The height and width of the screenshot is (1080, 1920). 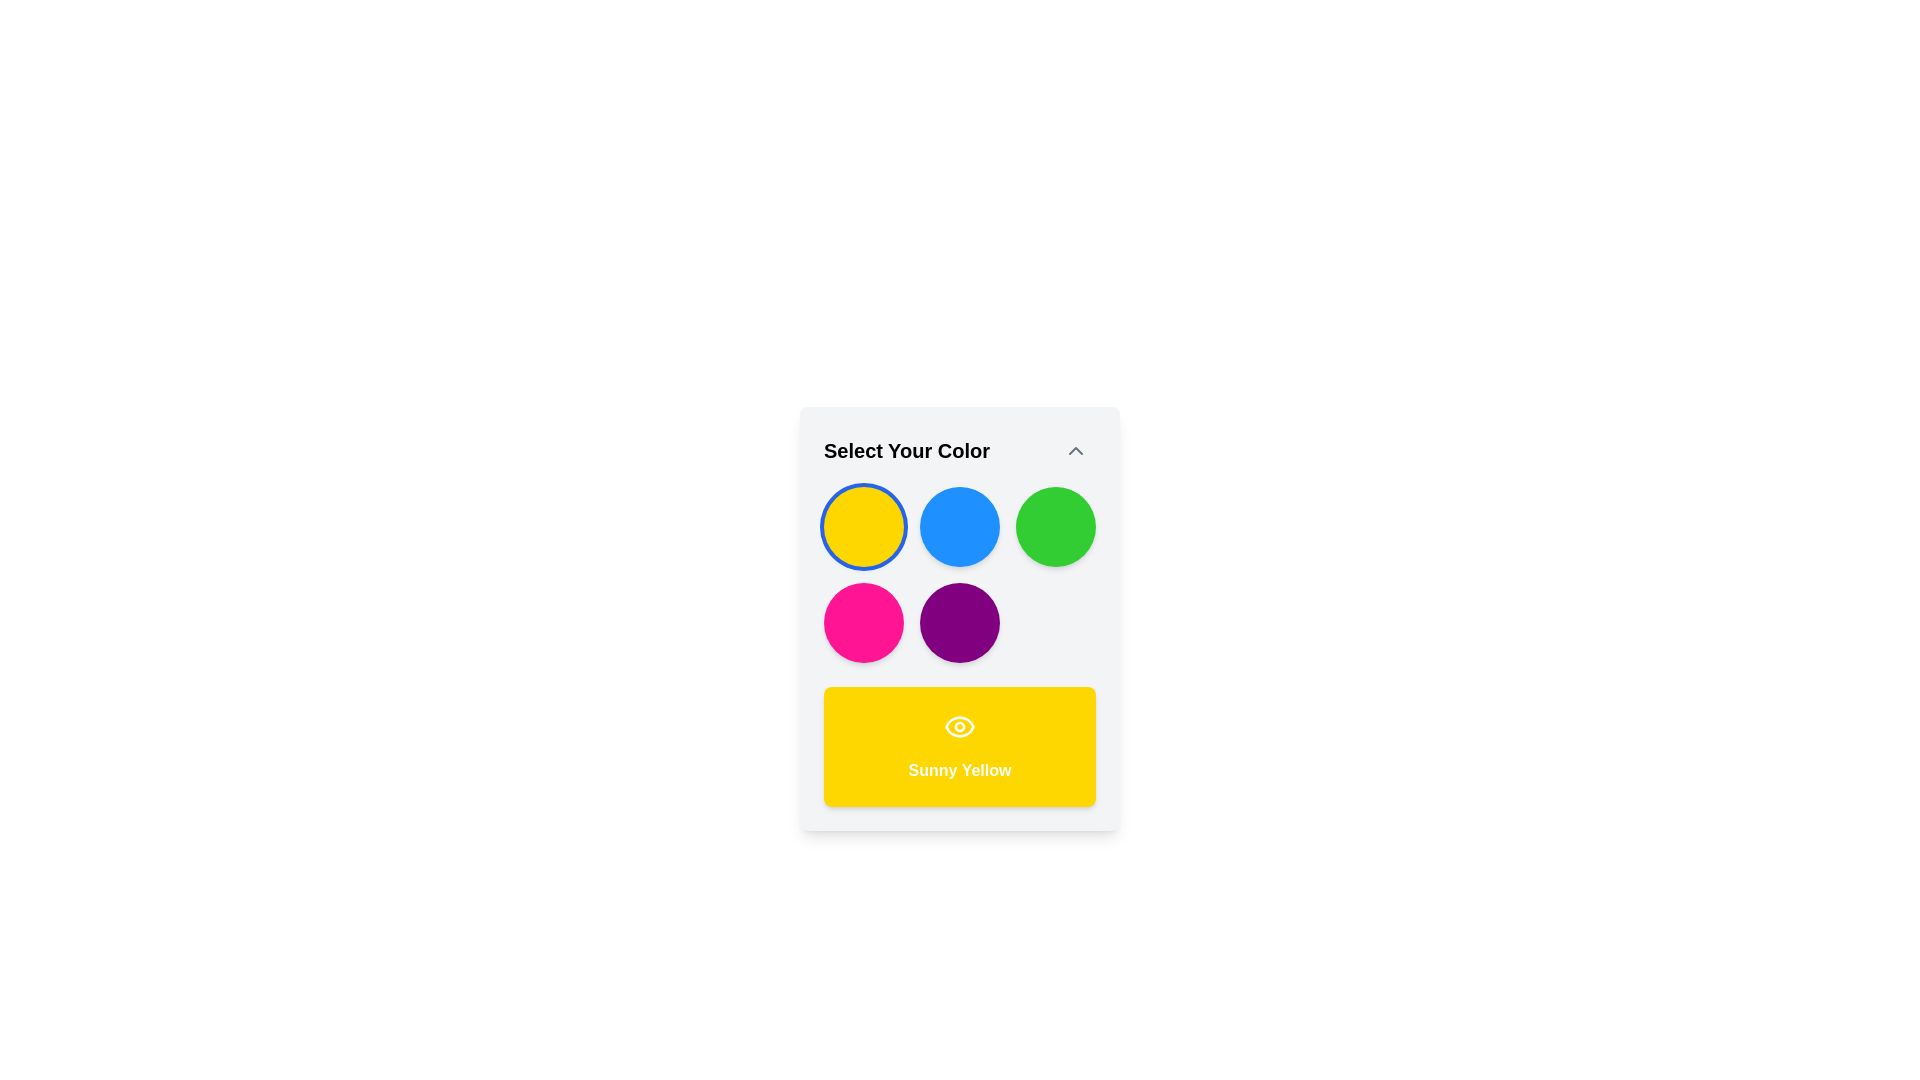 I want to click on the fourth button in the grid layout, which serves as the color selector for 'Blush Pink', to trigger the hover effect, so click(x=864, y=622).